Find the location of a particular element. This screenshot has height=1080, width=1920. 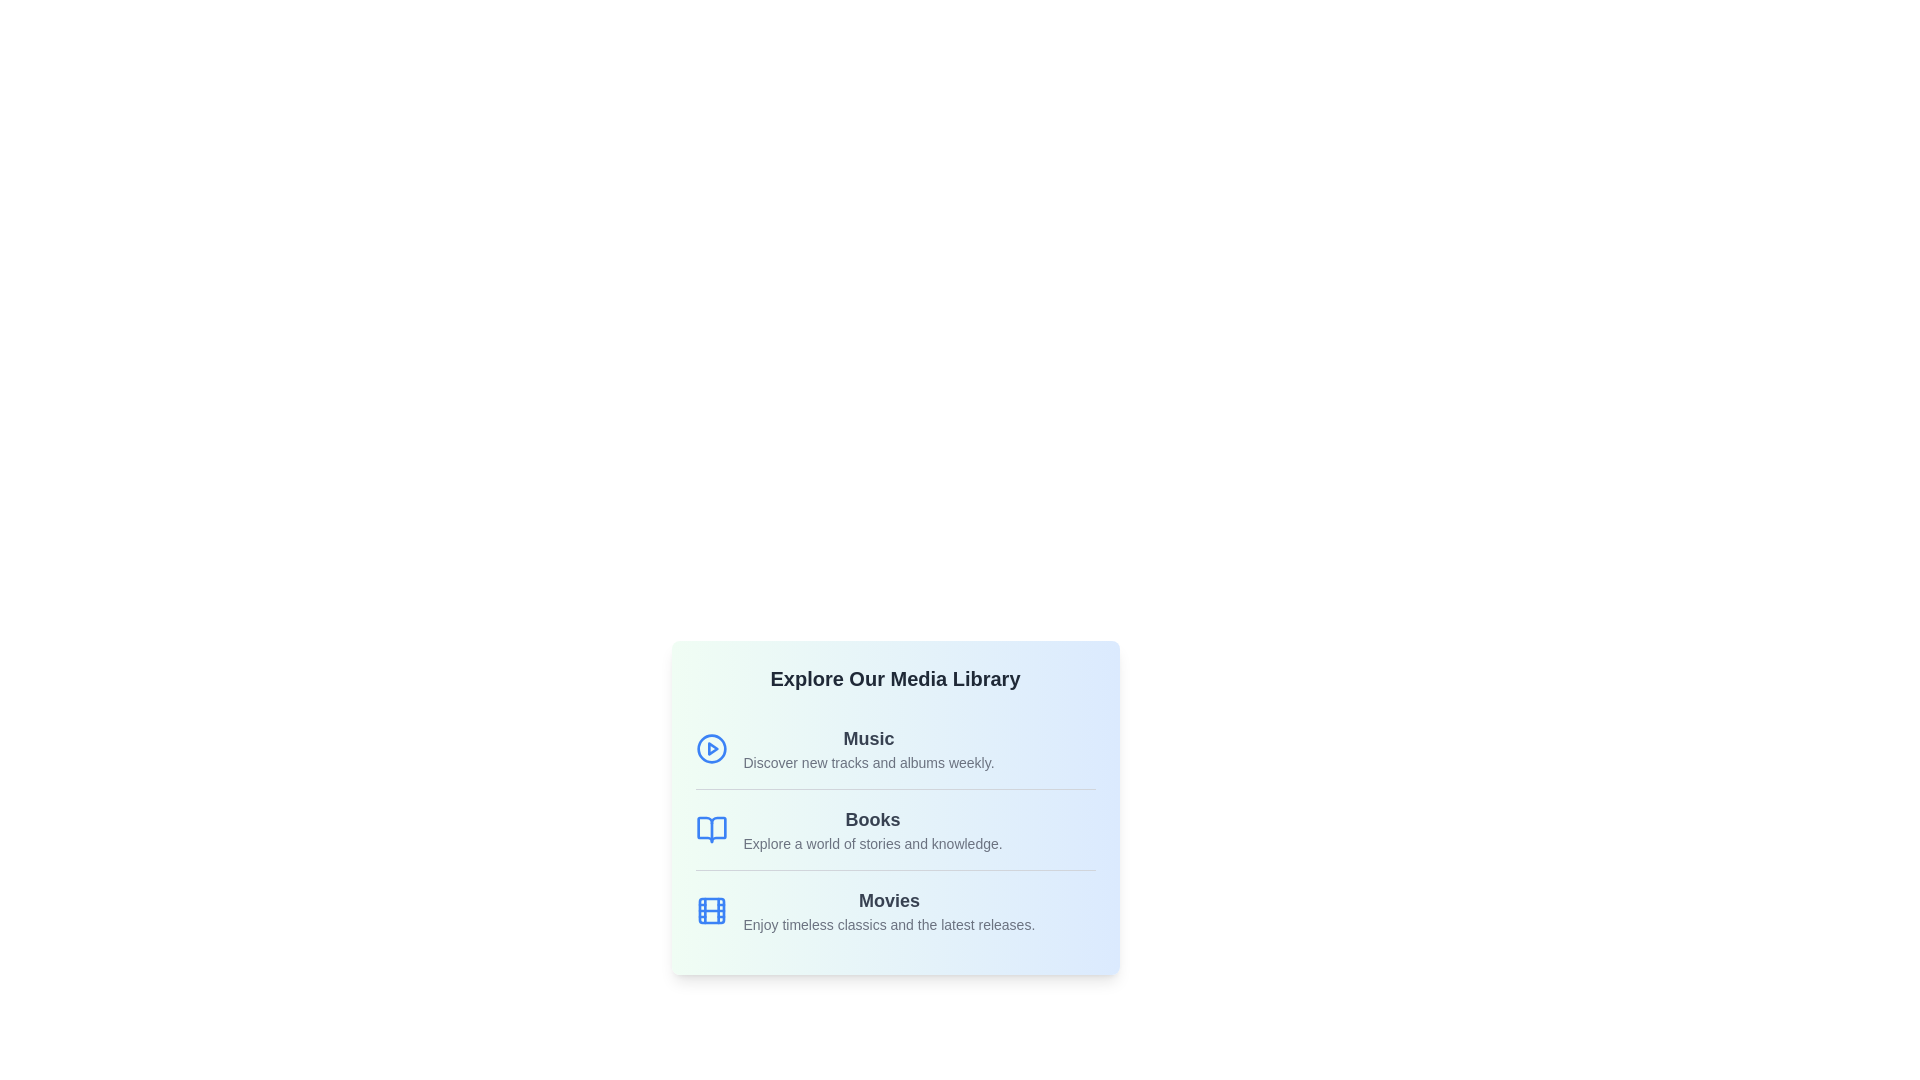

the 'Movies' category in the Media Library component is located at coordinates (888, 910).